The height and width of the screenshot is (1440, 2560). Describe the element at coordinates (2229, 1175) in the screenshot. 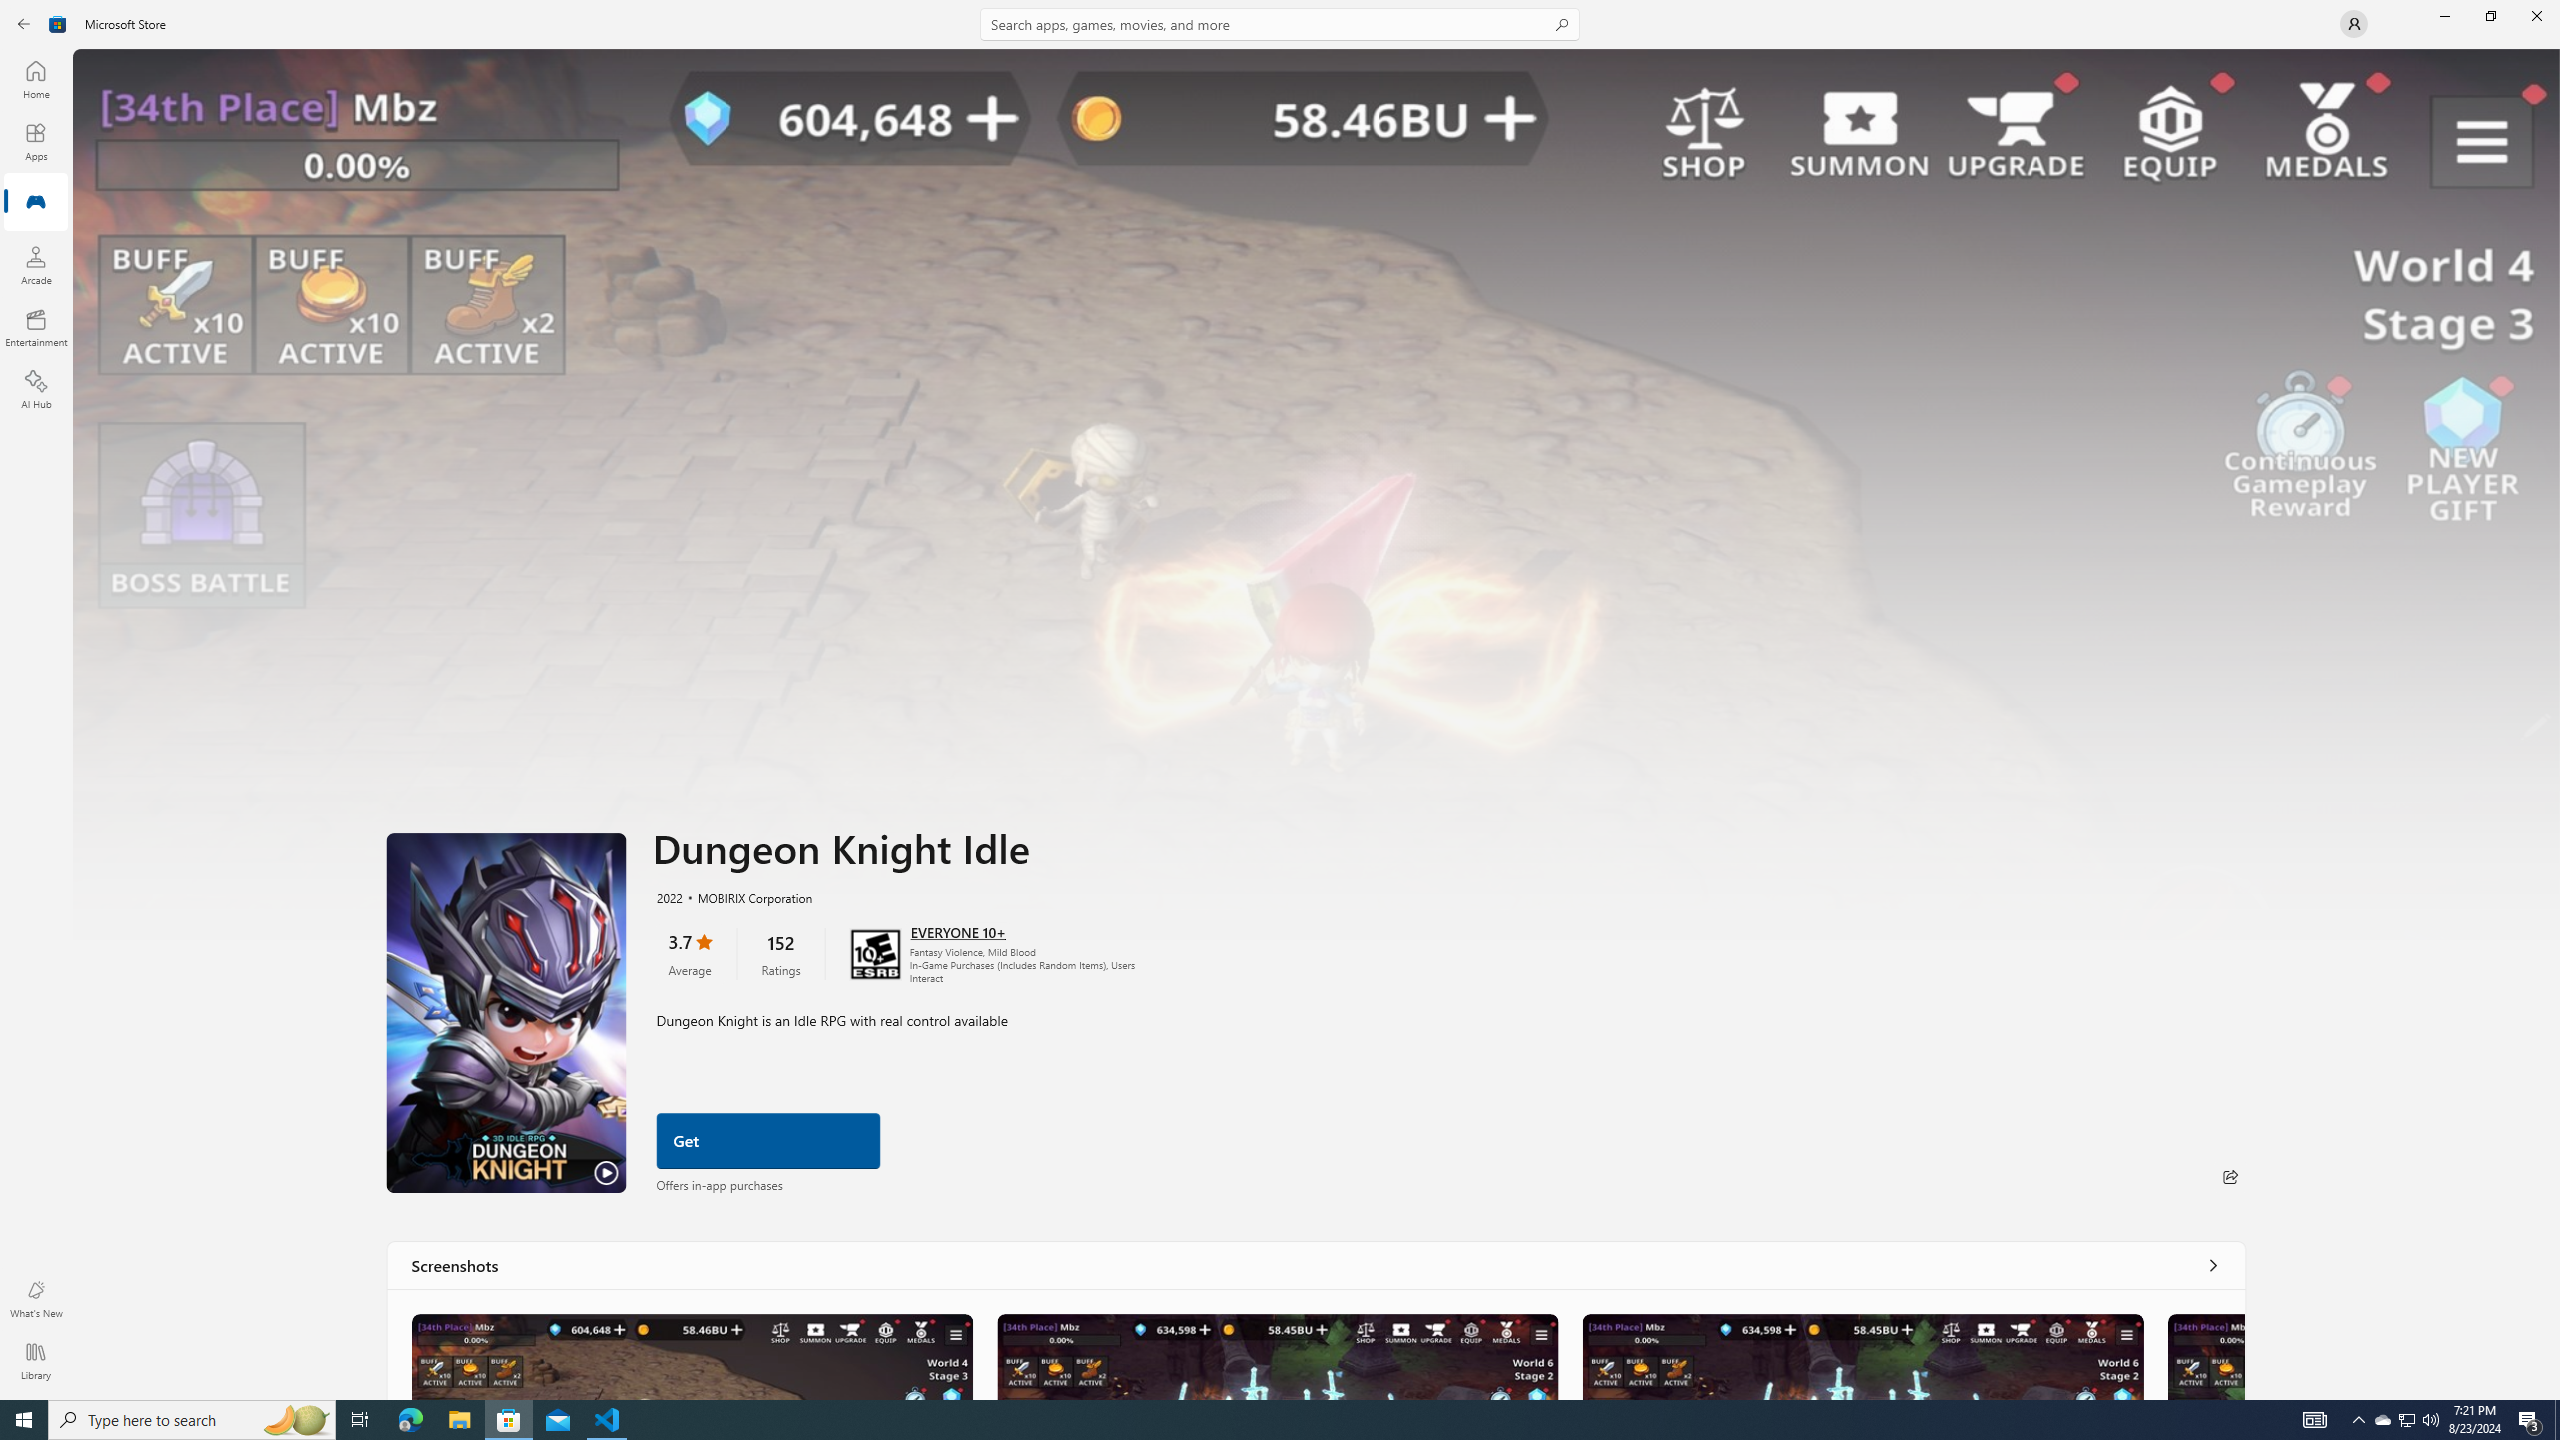

I see `'Share'` at that location.